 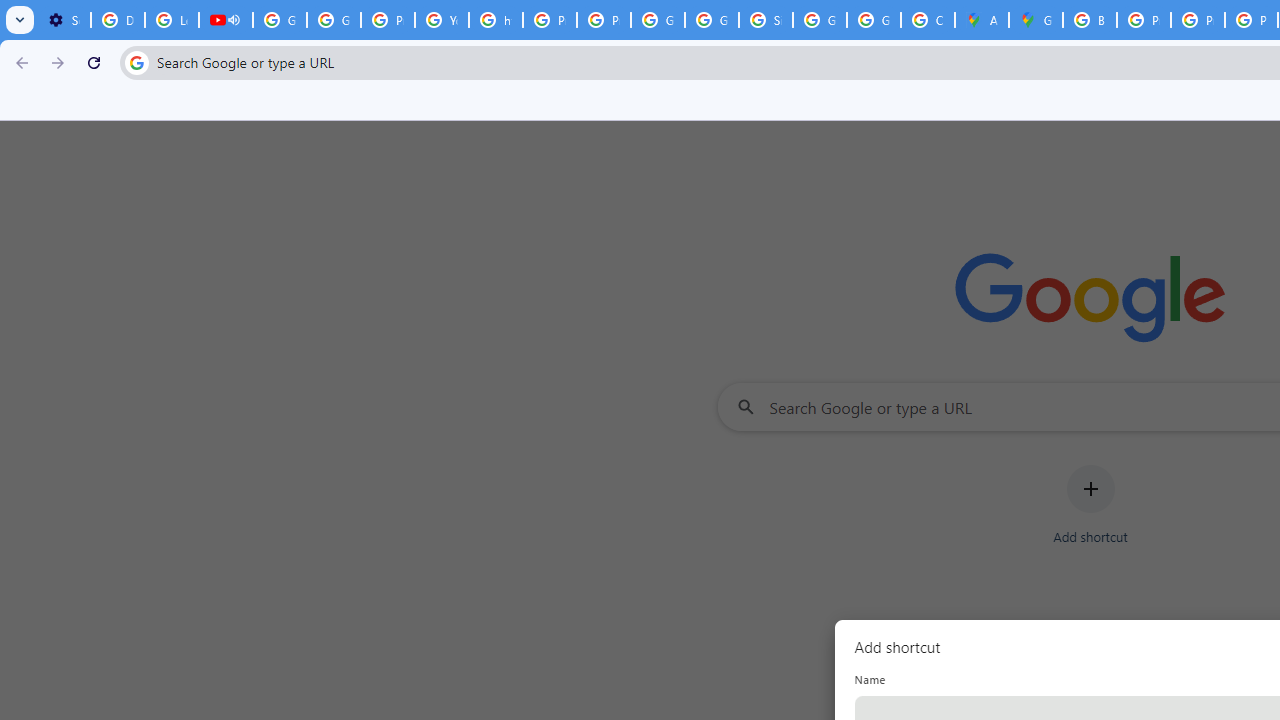 I want to click on 'Learn how to find your photos - Google Photos Help', so click(x=171, y=20).